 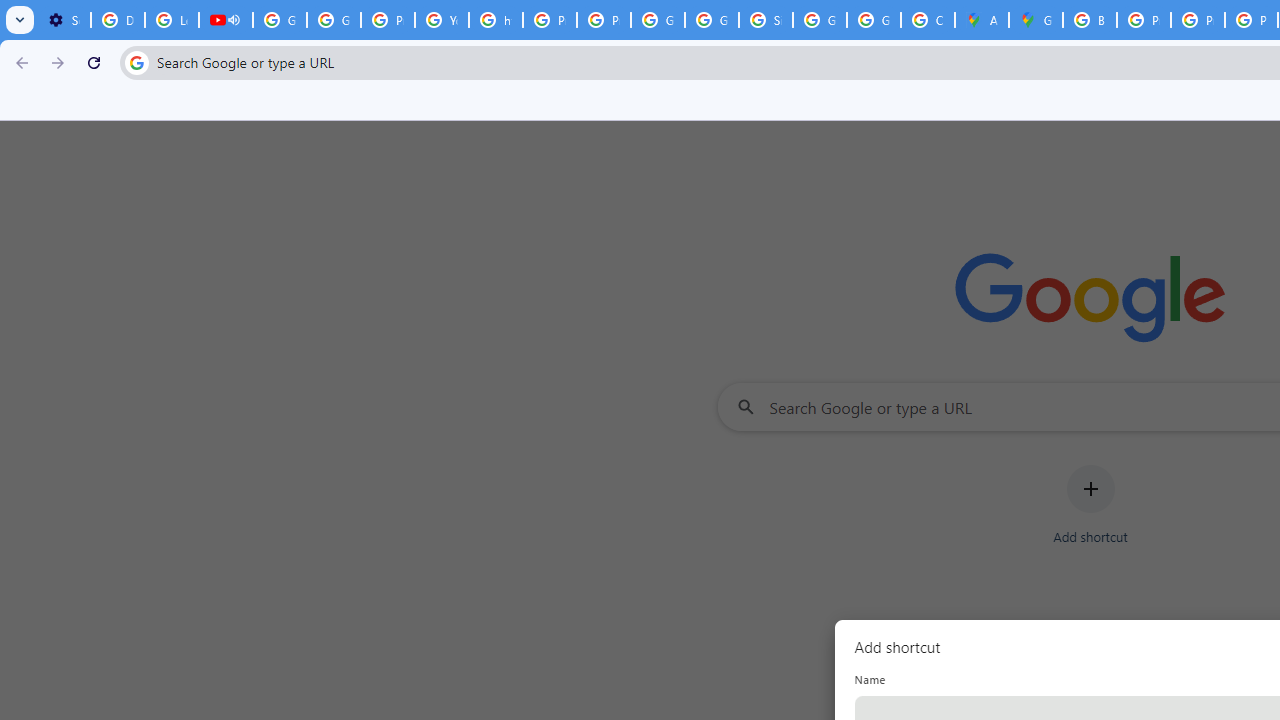 I want to click on 'Learn how to find your photos - Google Photos Help', so click(x=171, y=20).